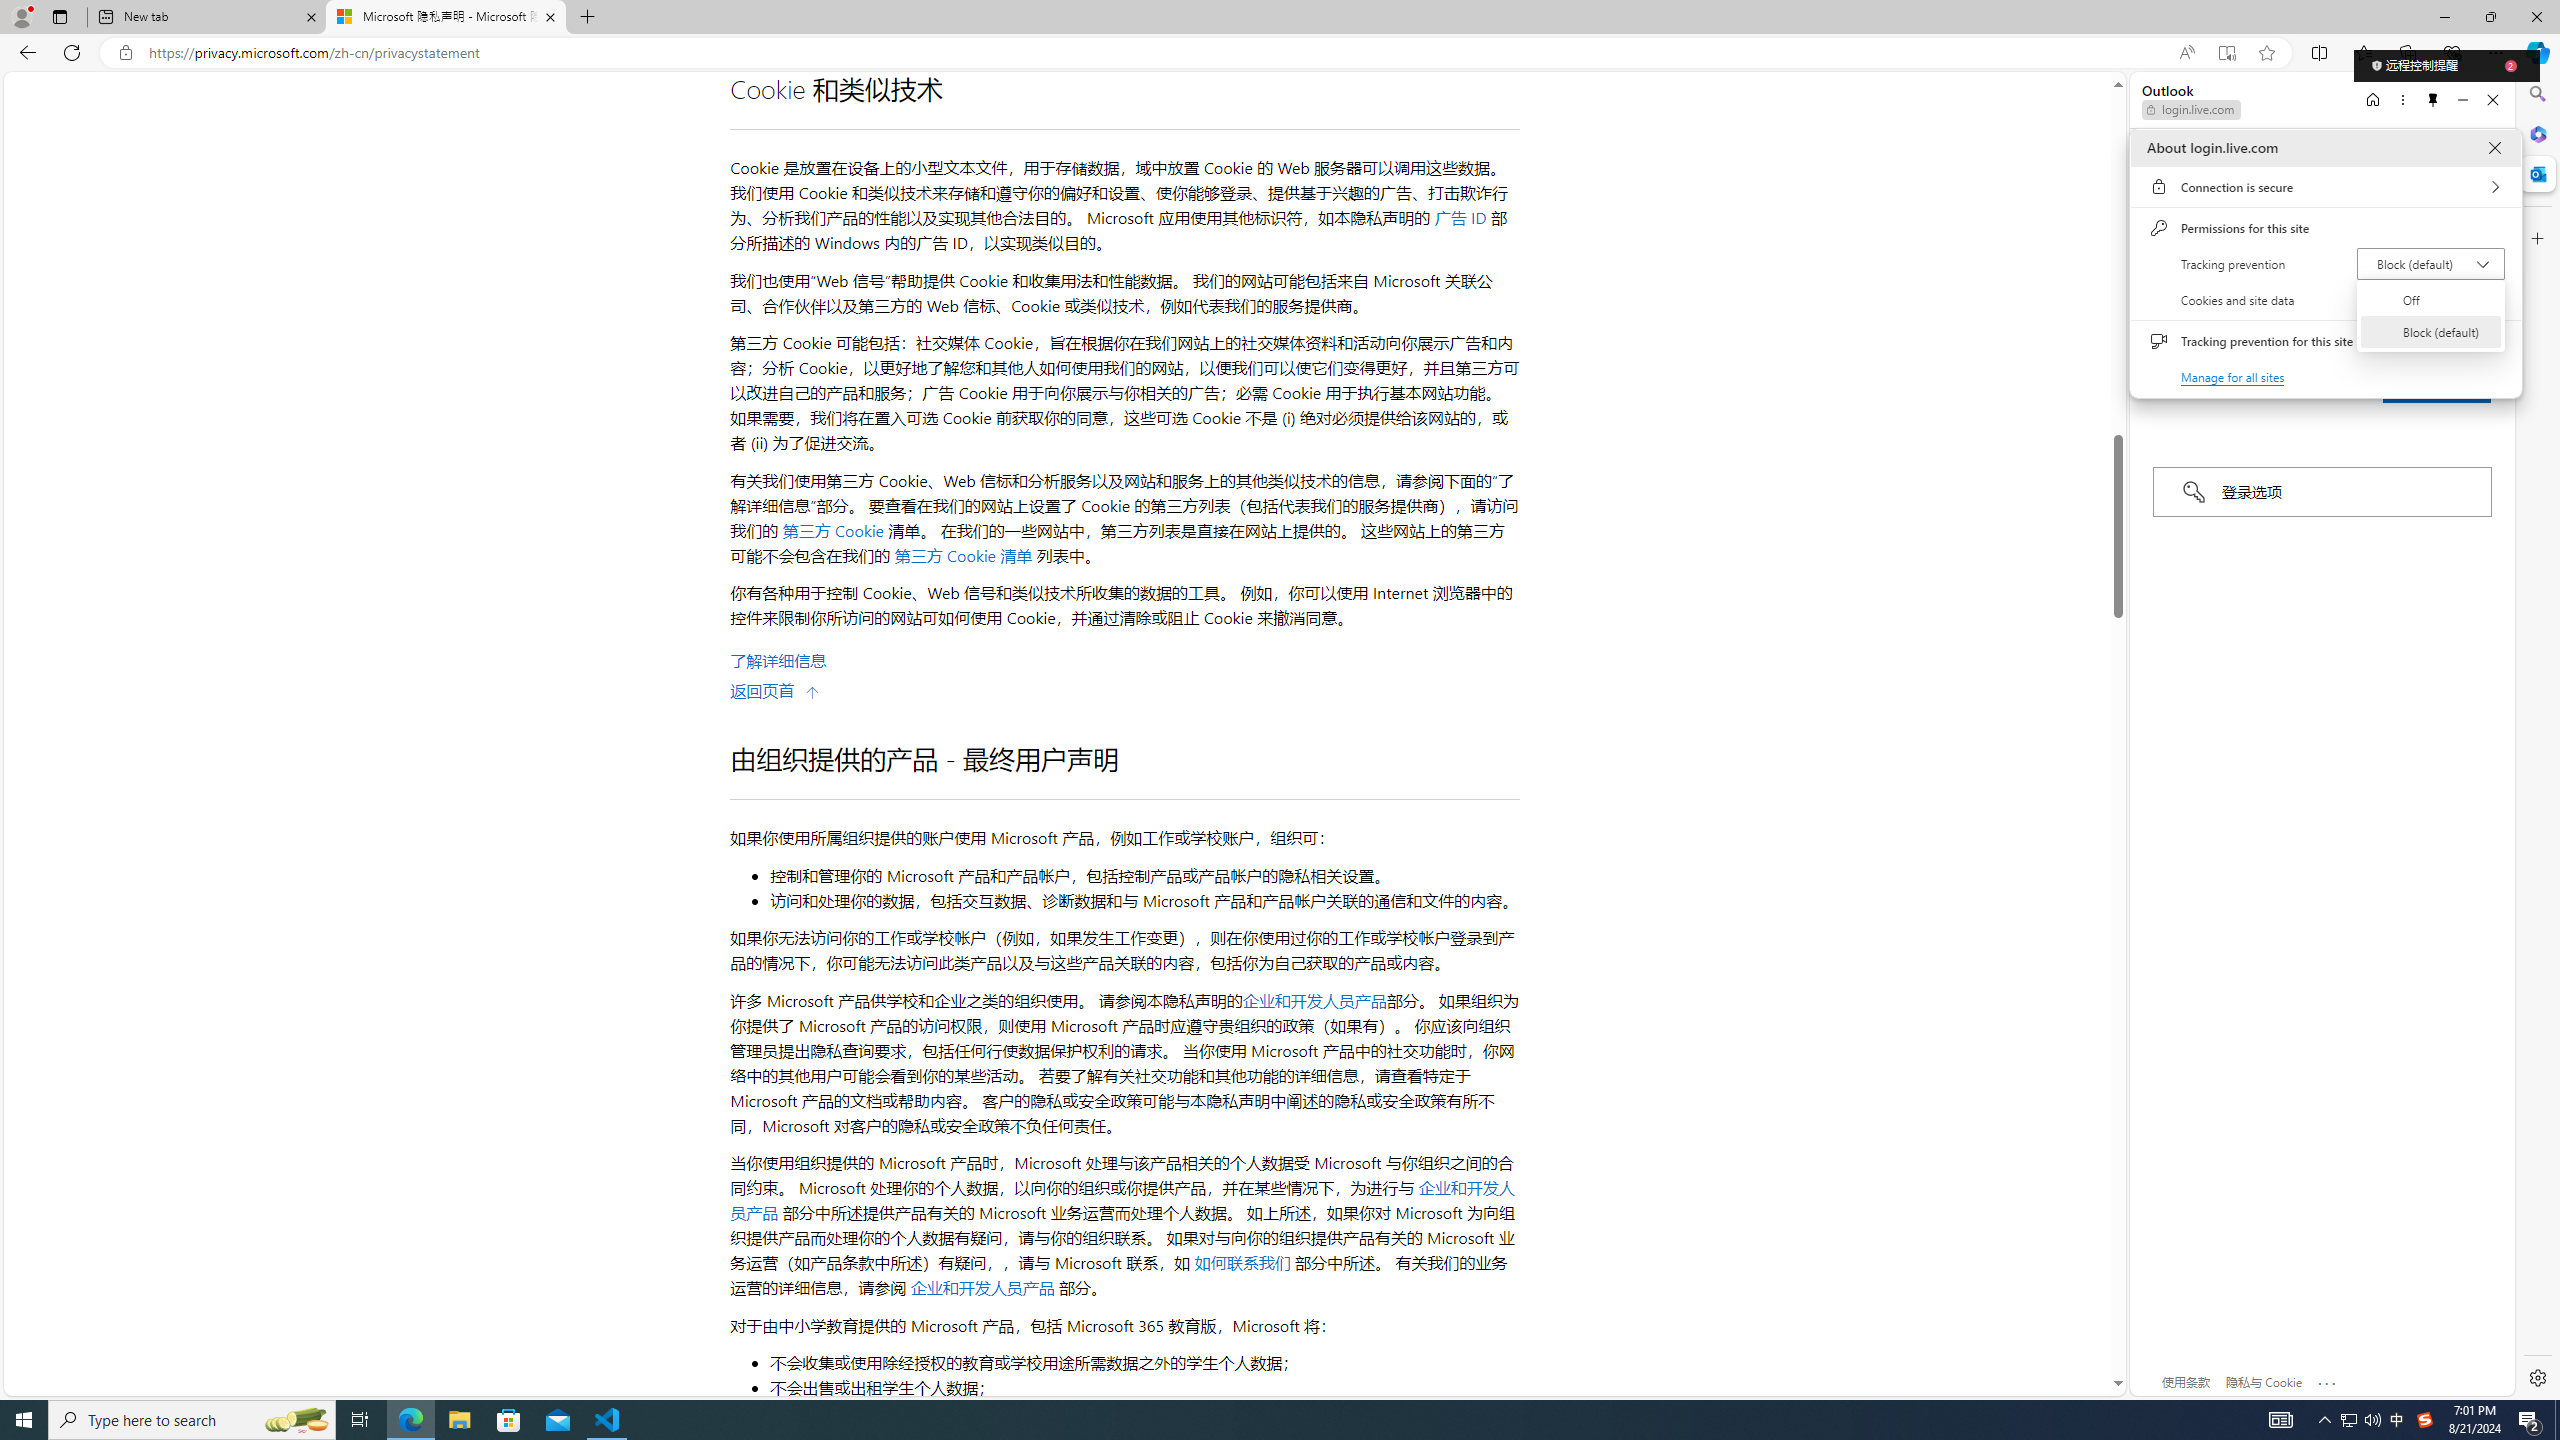 The image size is (2560, 1440). What do you see at coordinates (458, 1418) in the screenshot?
I see `'File Explorer'` at bounding box center [458, 1418].